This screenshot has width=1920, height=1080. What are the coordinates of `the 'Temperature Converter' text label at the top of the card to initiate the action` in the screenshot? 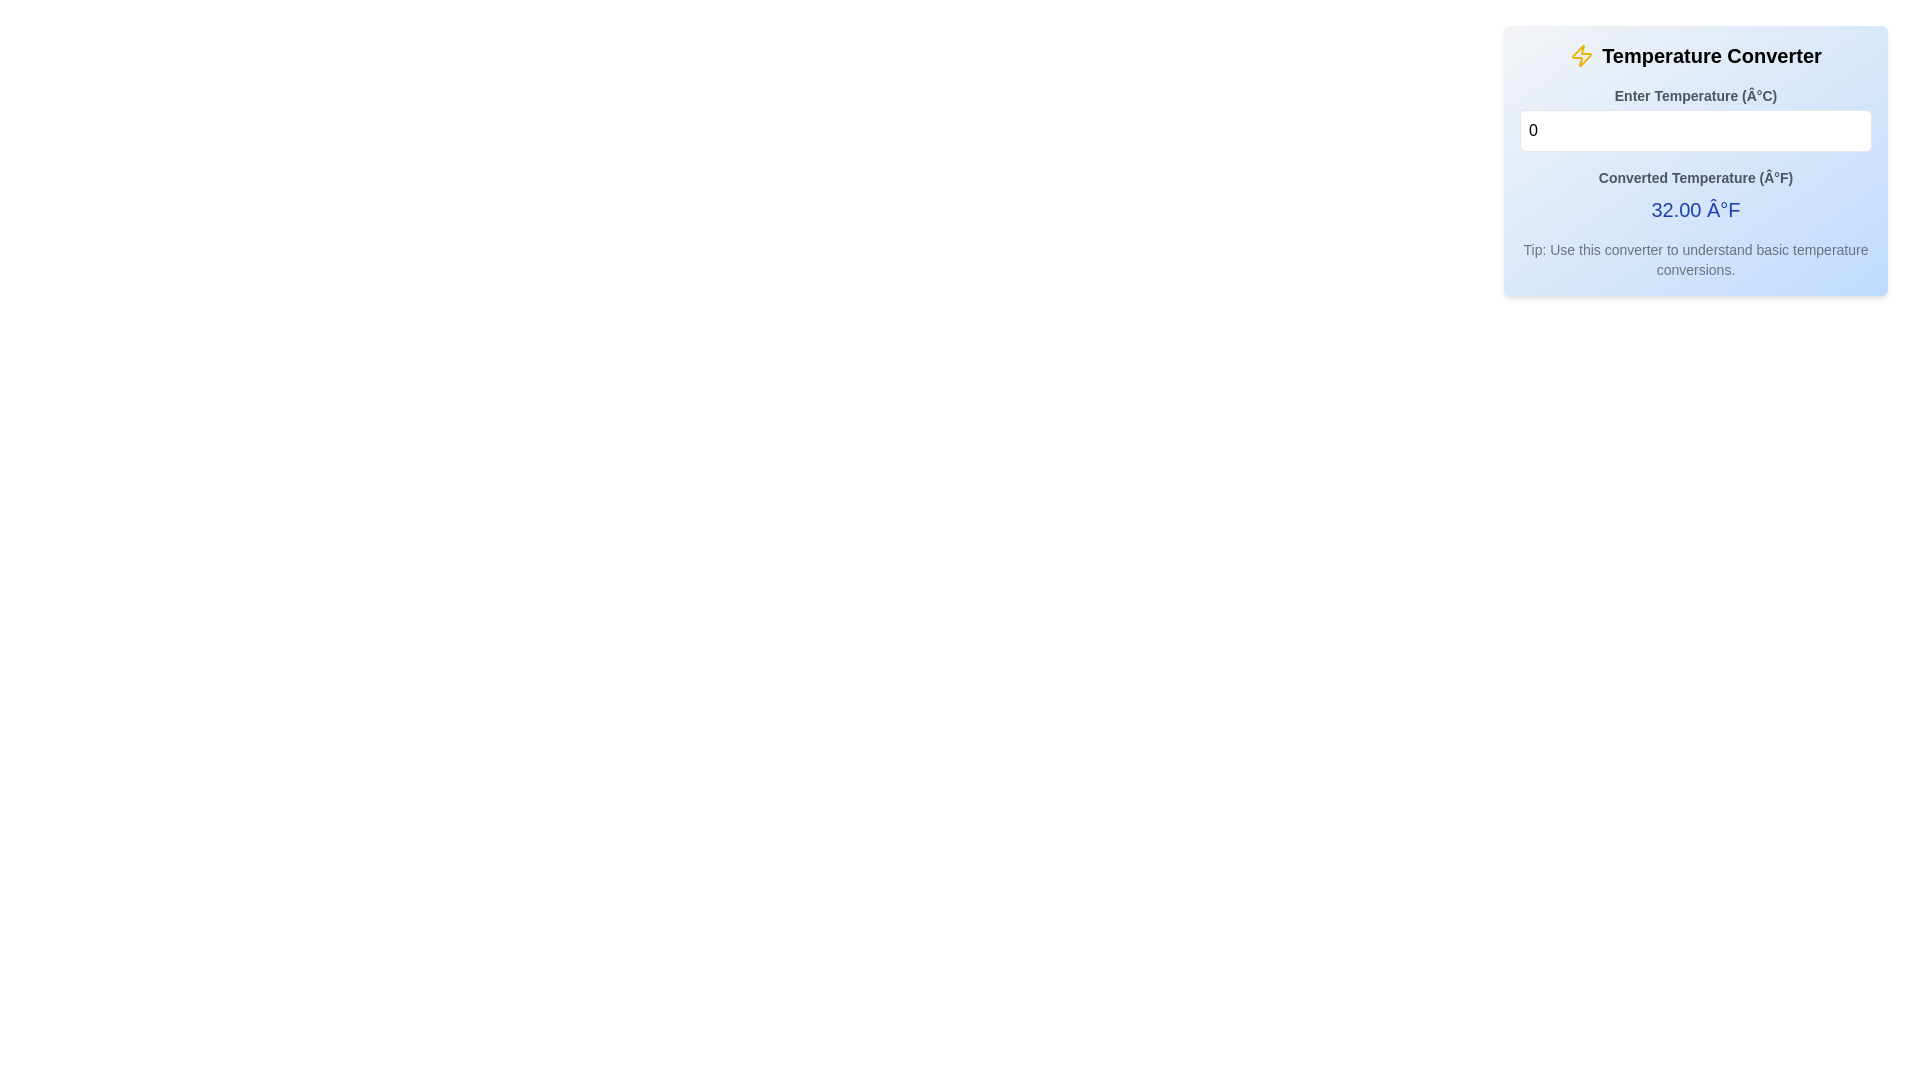 It's located at (1694, 55).